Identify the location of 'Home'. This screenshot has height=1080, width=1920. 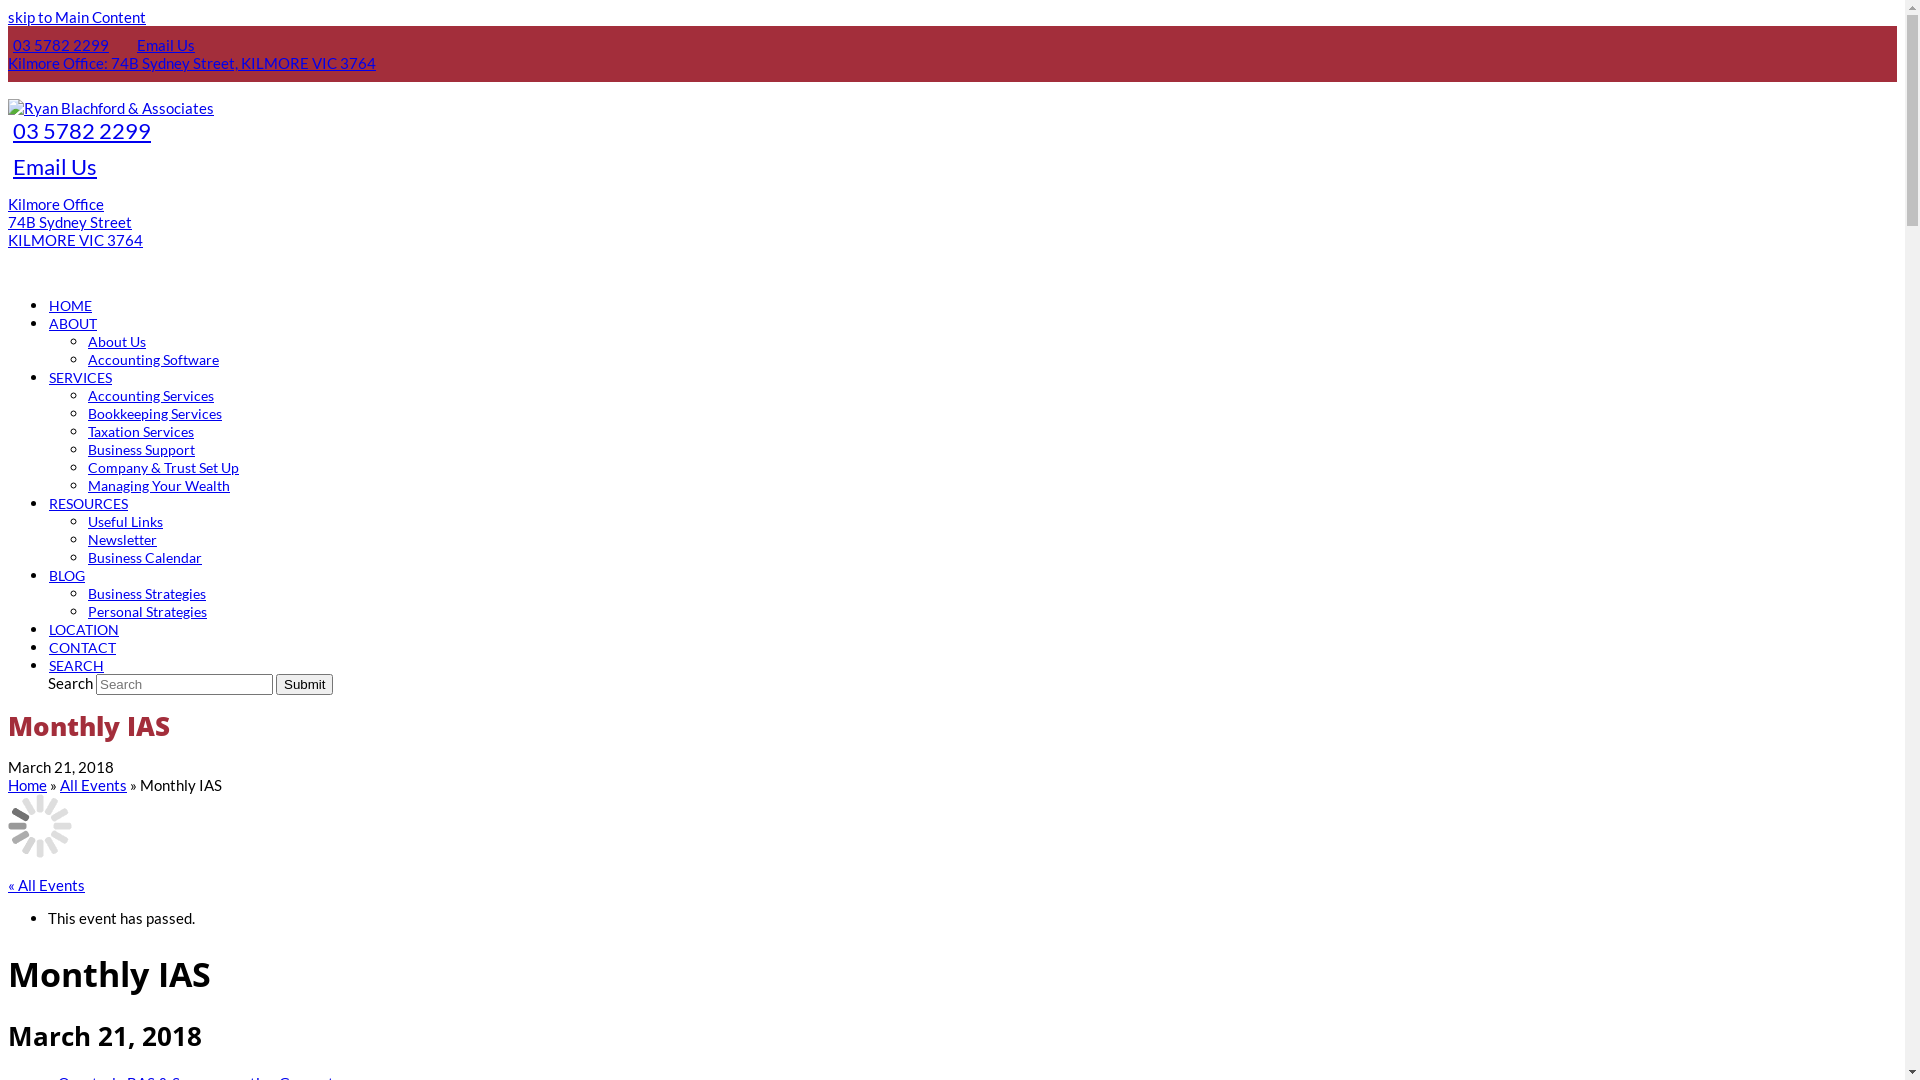
(8, 784).